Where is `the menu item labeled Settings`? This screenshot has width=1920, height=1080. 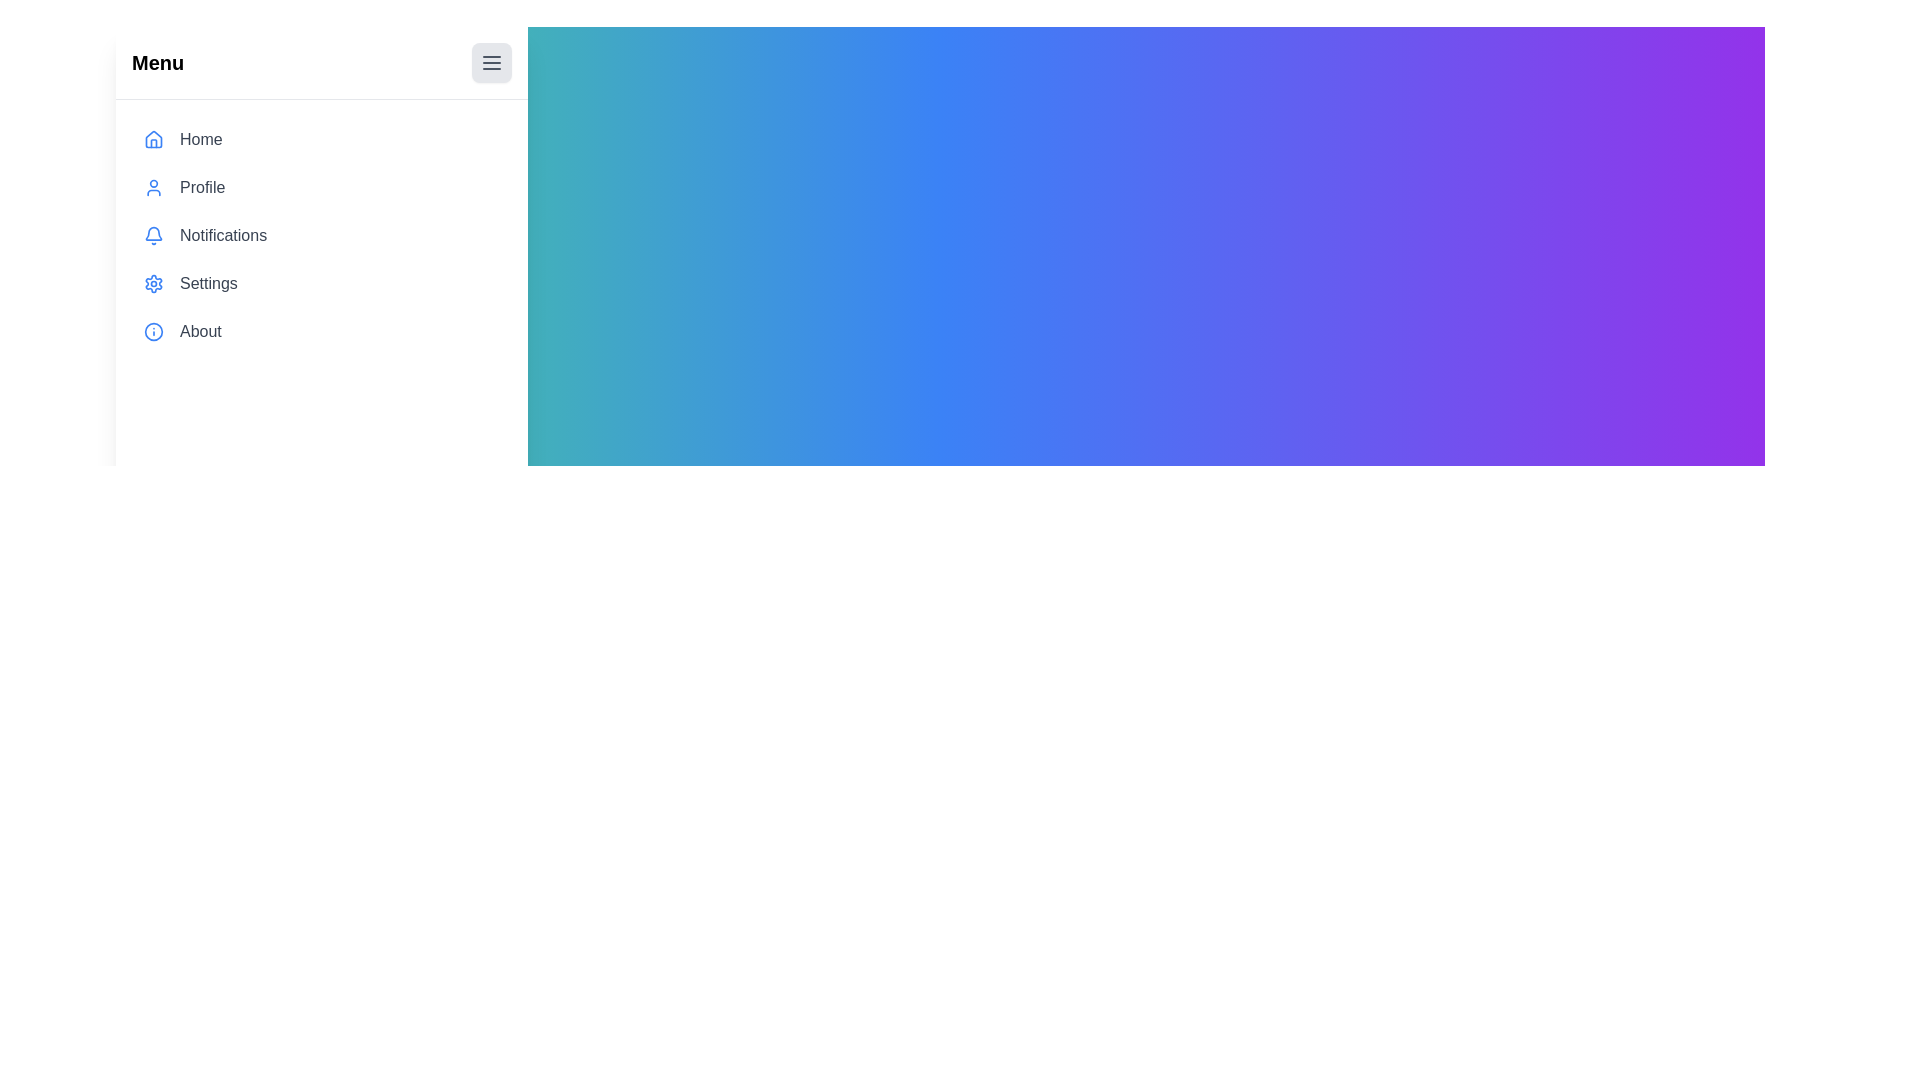
the menu item labeled Settings is located at coordinates (322, 284).